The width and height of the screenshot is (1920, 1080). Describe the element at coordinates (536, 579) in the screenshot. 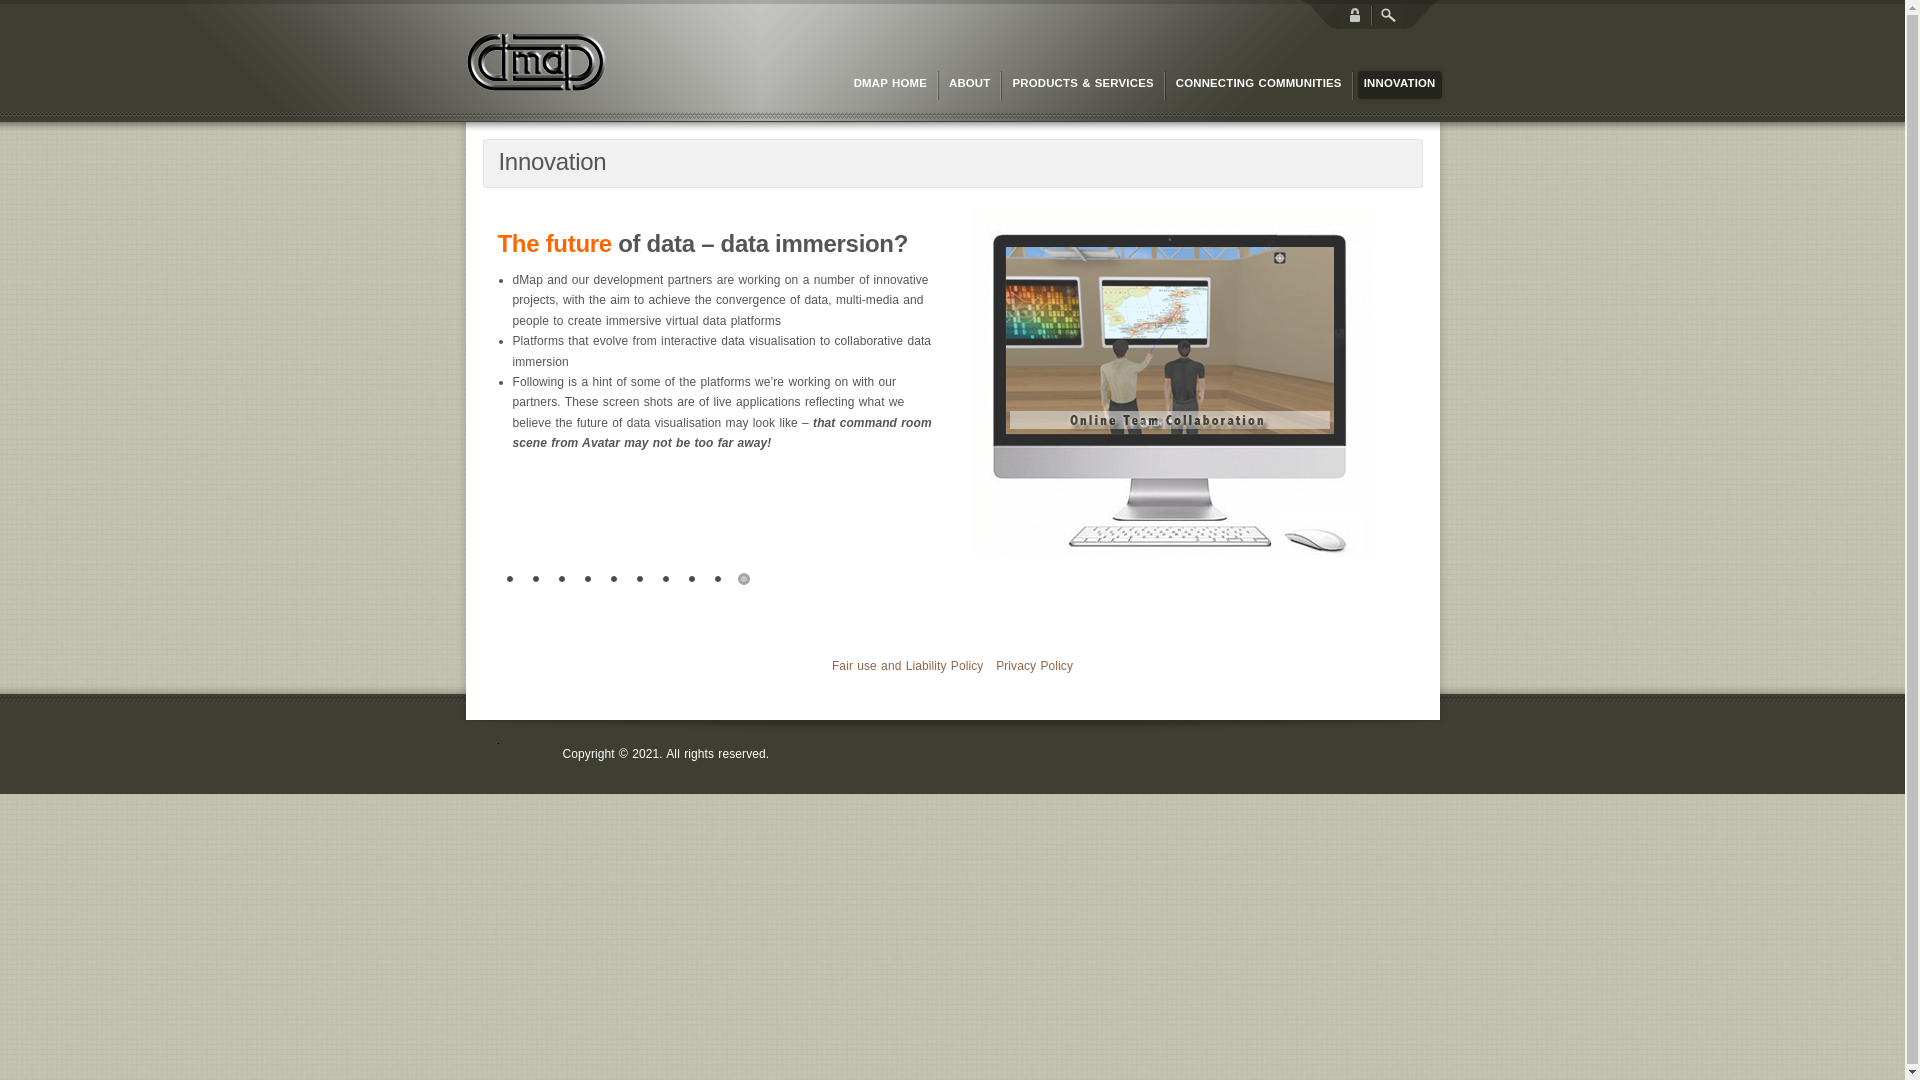

I see `'#'` at that location.